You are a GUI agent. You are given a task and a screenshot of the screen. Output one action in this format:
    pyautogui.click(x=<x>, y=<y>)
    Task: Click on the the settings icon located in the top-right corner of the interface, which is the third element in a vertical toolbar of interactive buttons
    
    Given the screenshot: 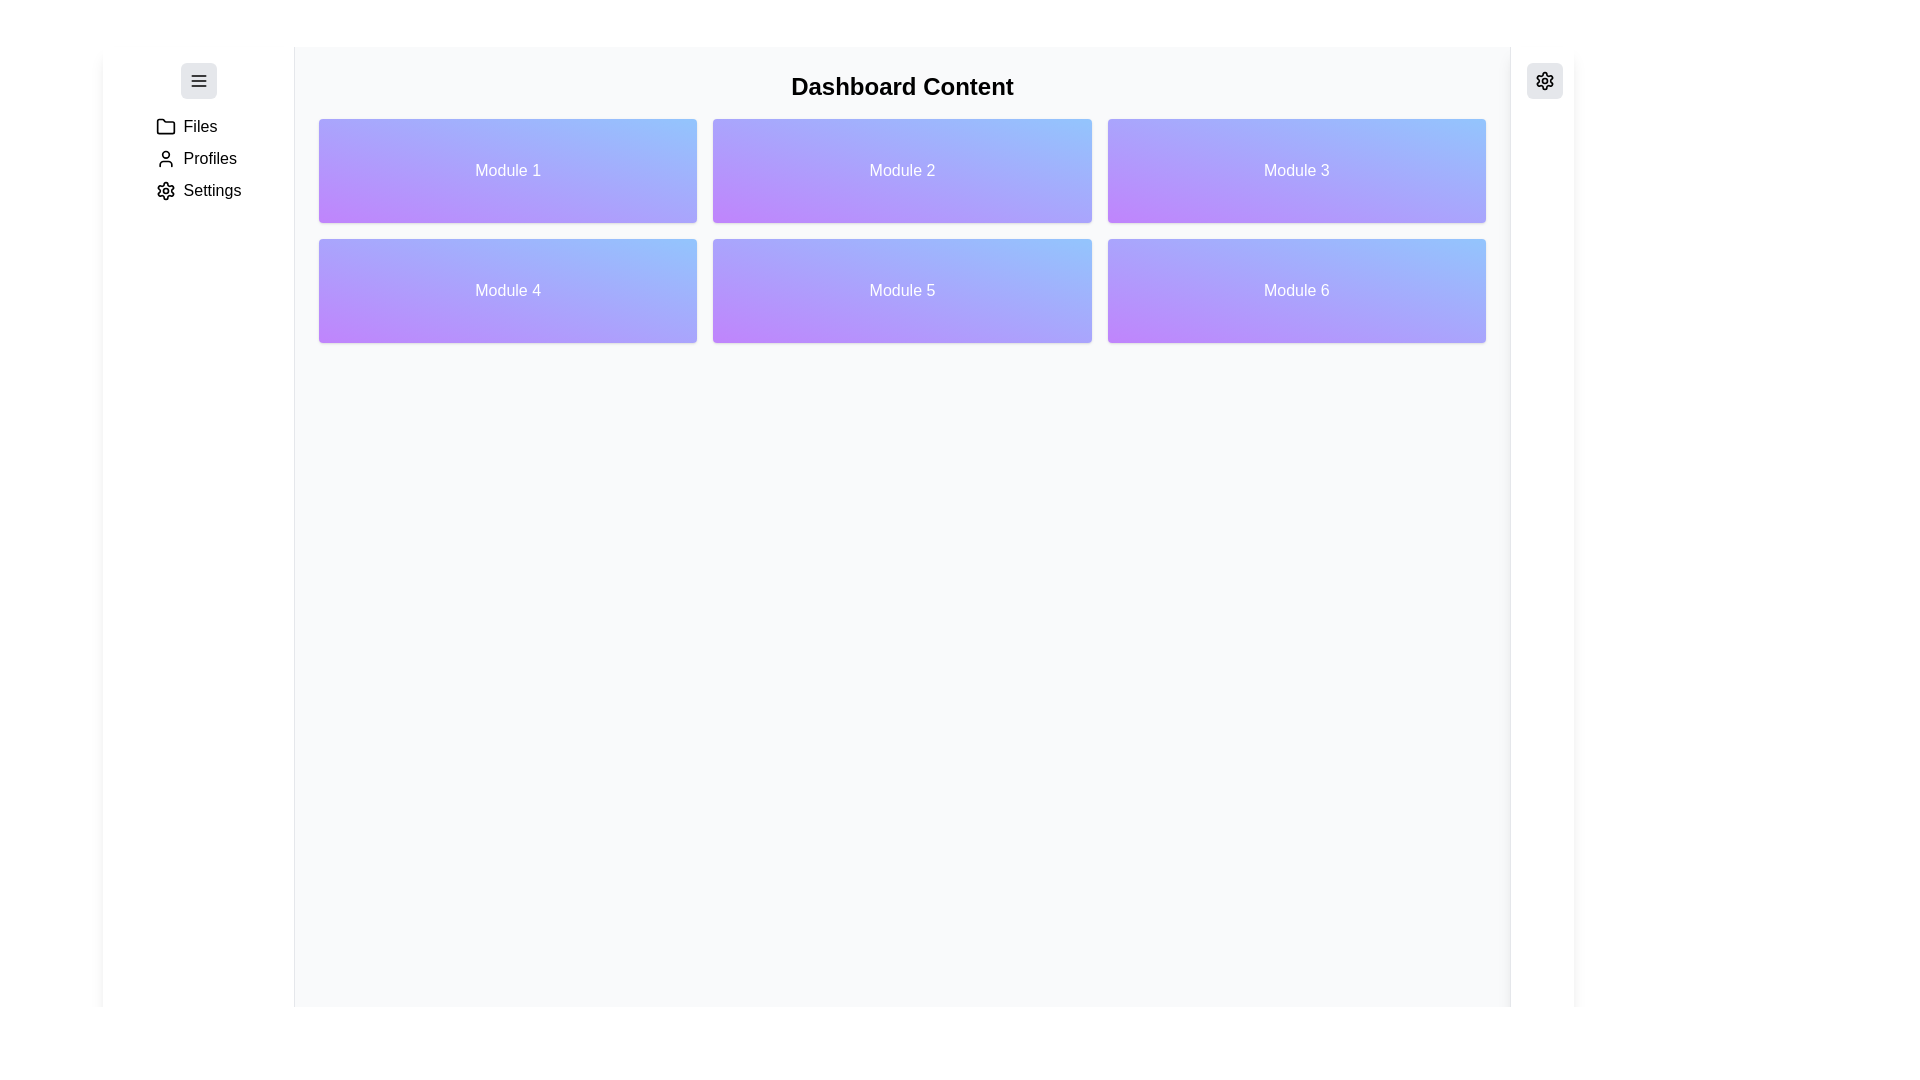 What is the action you would take?
    pyautogui.click(x=1544, y=80)
    